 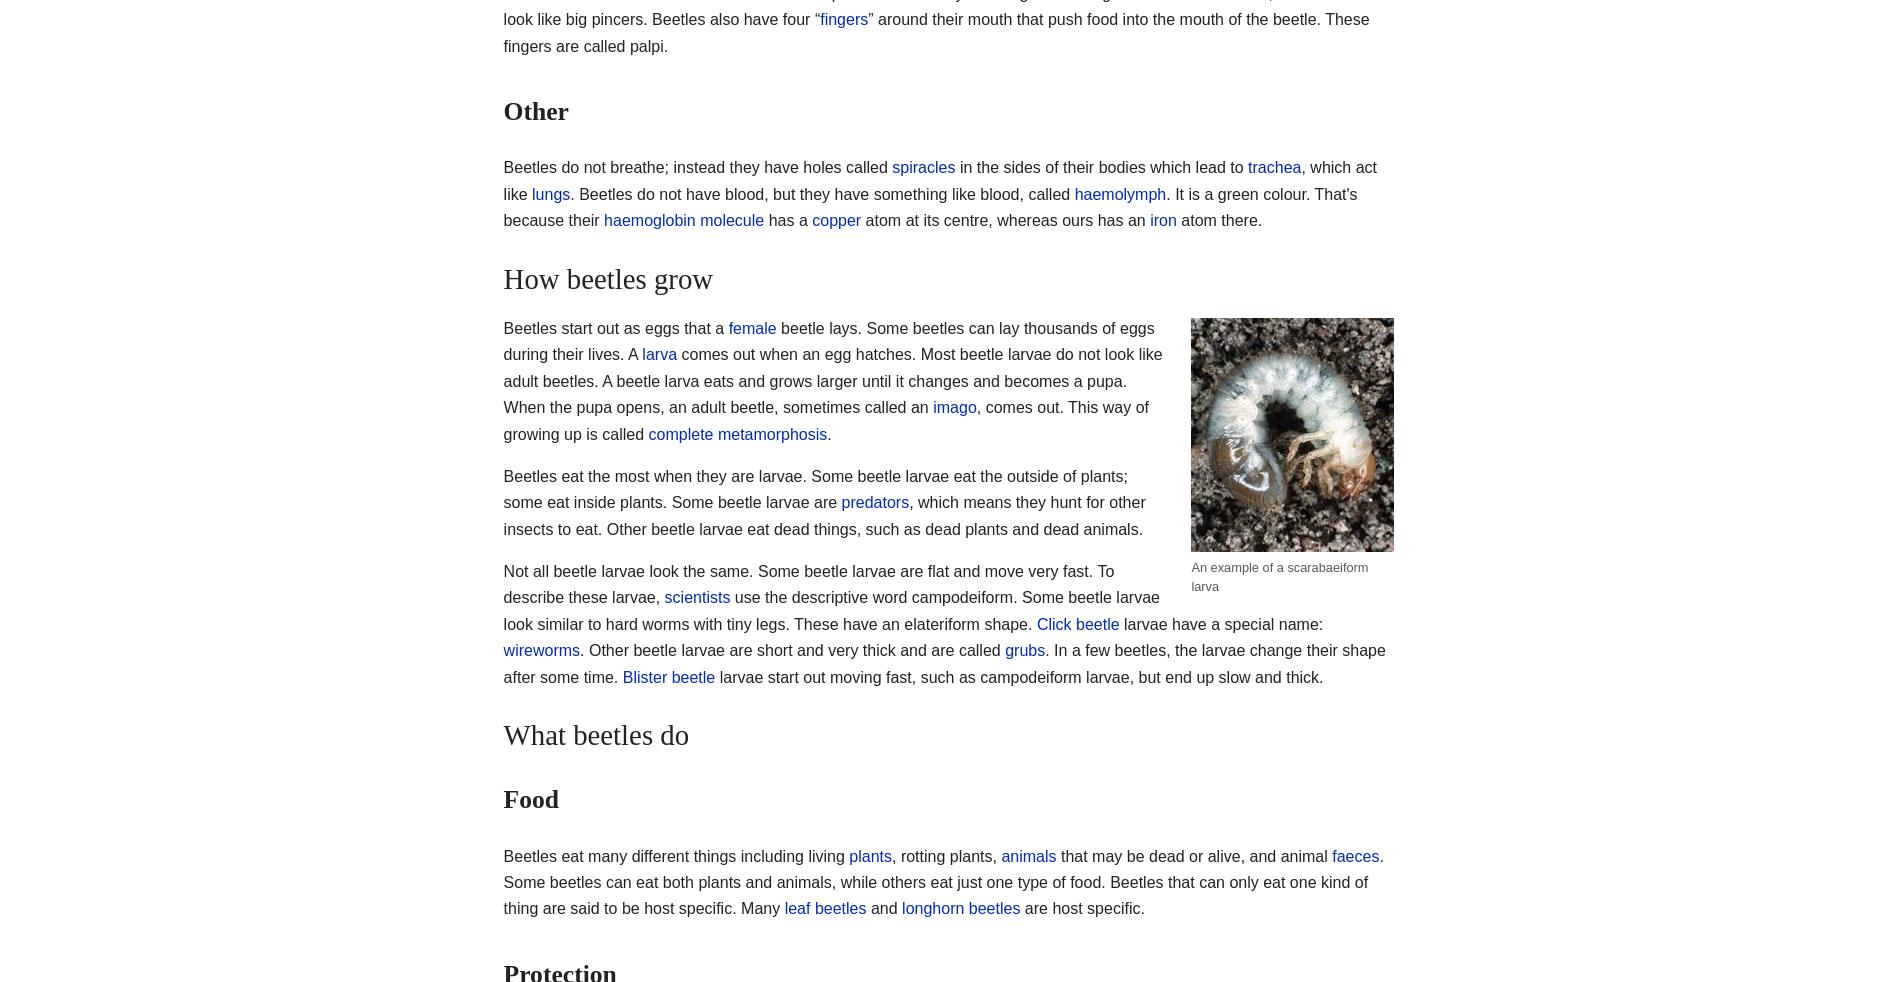 What do you see at coordinates (551, 192) in the screenshot?
I see `'lungs'` at bounding box center [551, 192].